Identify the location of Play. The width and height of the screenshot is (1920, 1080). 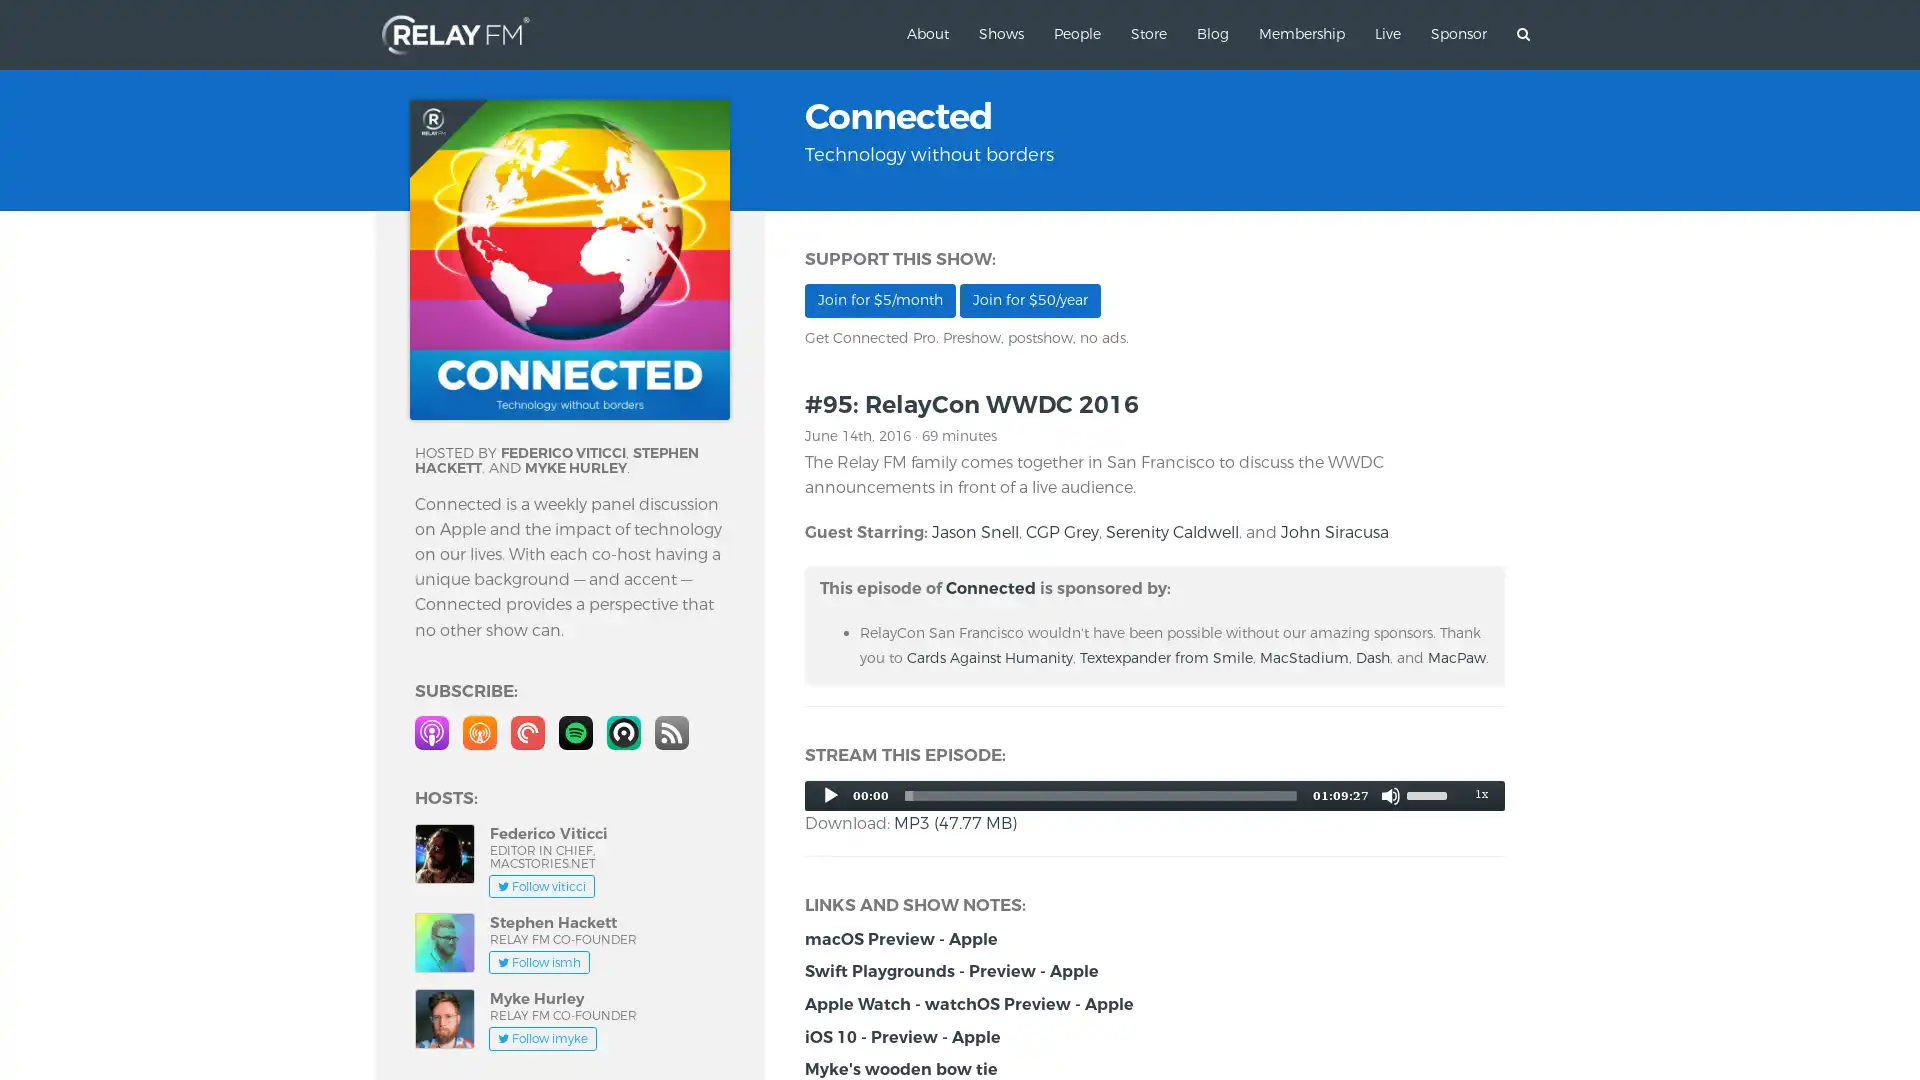
(830, 793).